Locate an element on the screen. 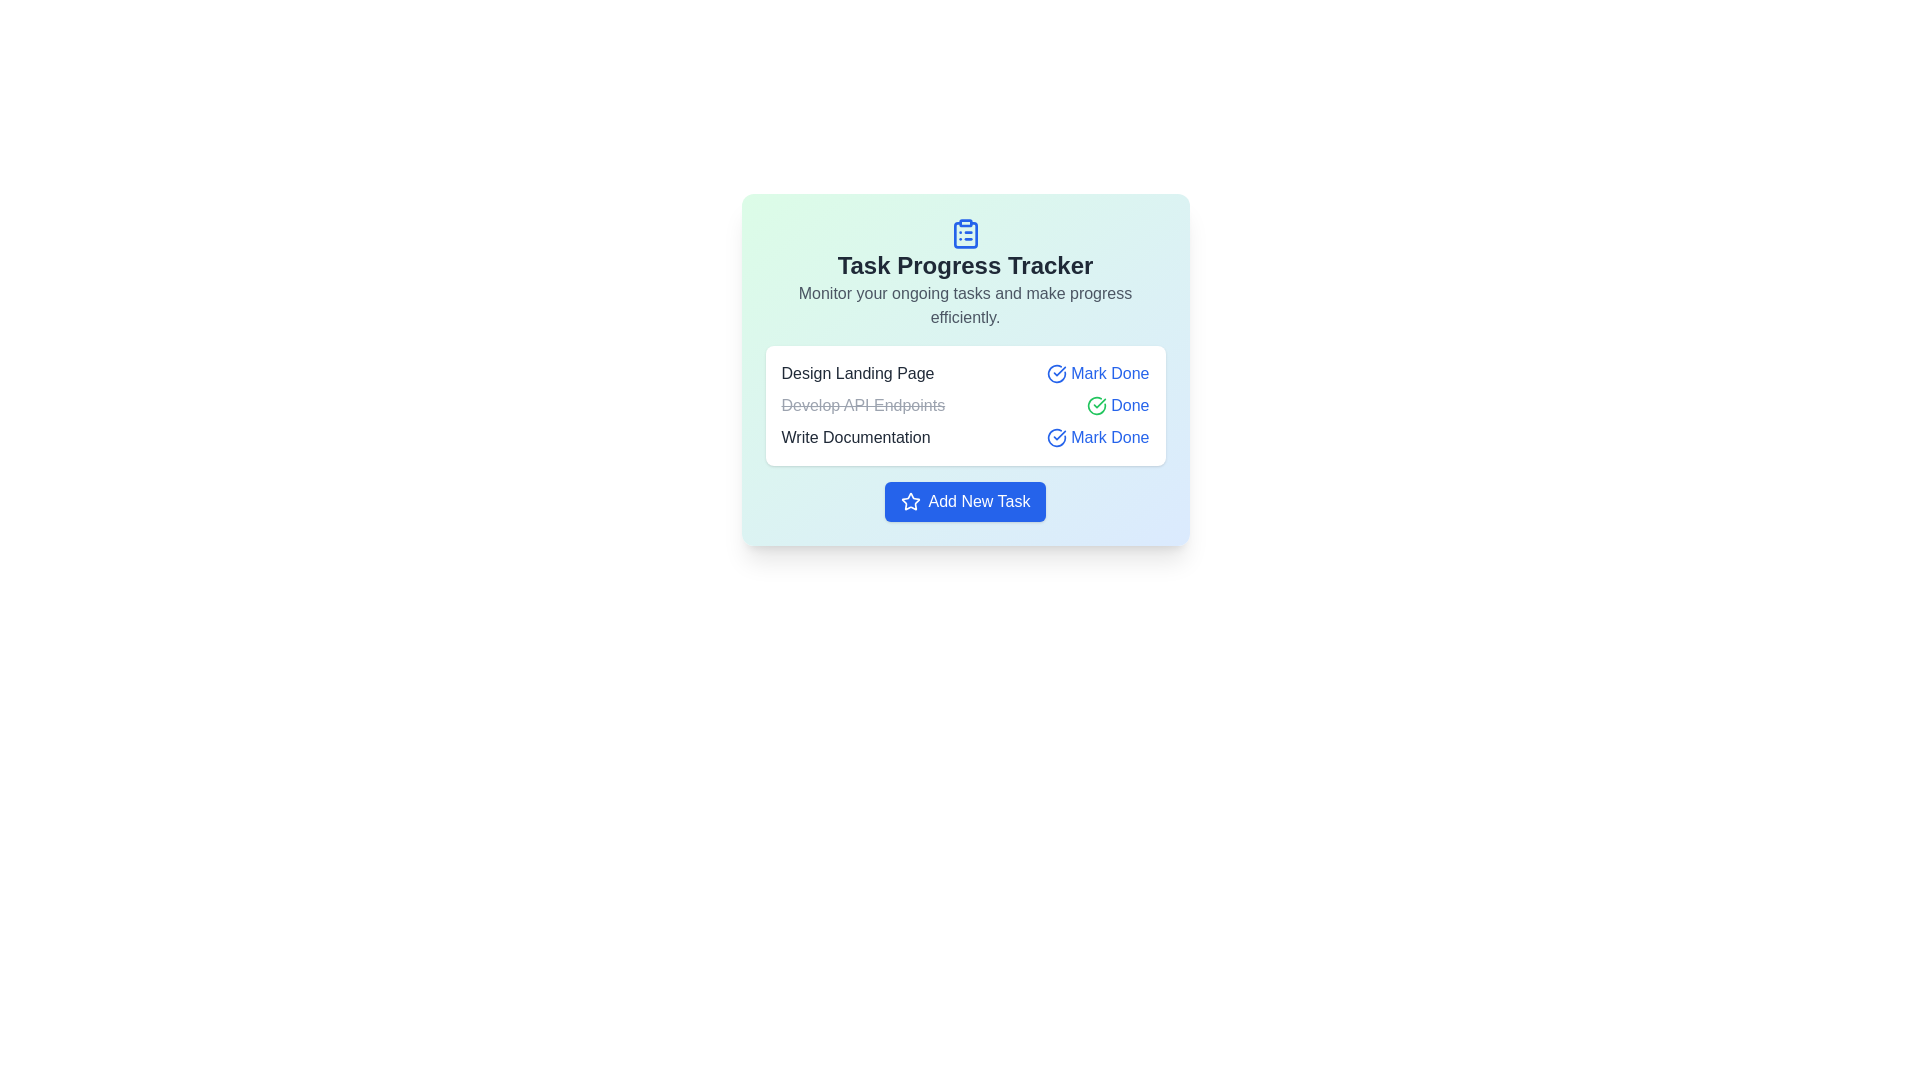  the decorative clipboard vector graphic component of the task tracker icon located at the top-center of the interface is located at coordinates (965, 234).